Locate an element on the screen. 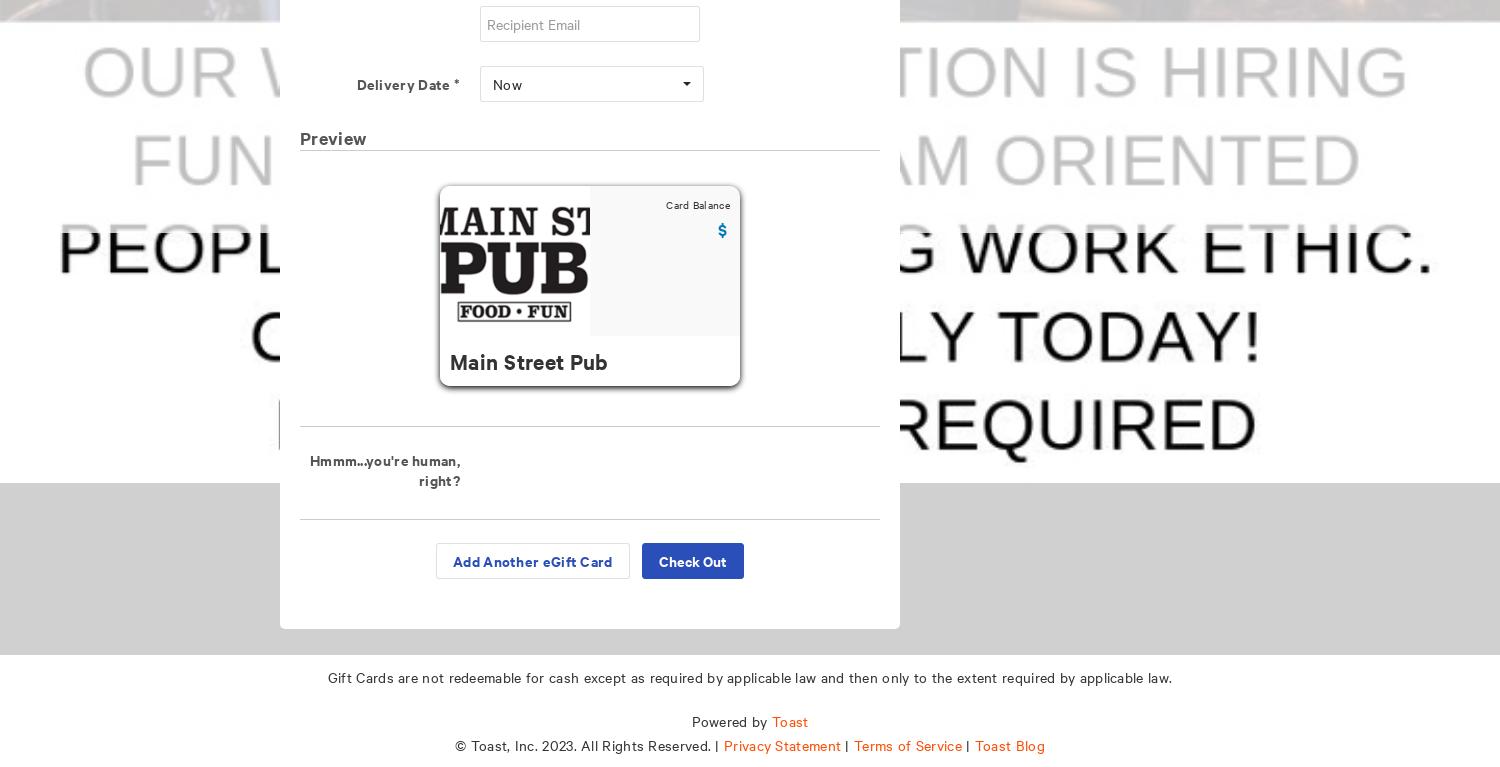  'Preview' is located at coordinates (332, 137).